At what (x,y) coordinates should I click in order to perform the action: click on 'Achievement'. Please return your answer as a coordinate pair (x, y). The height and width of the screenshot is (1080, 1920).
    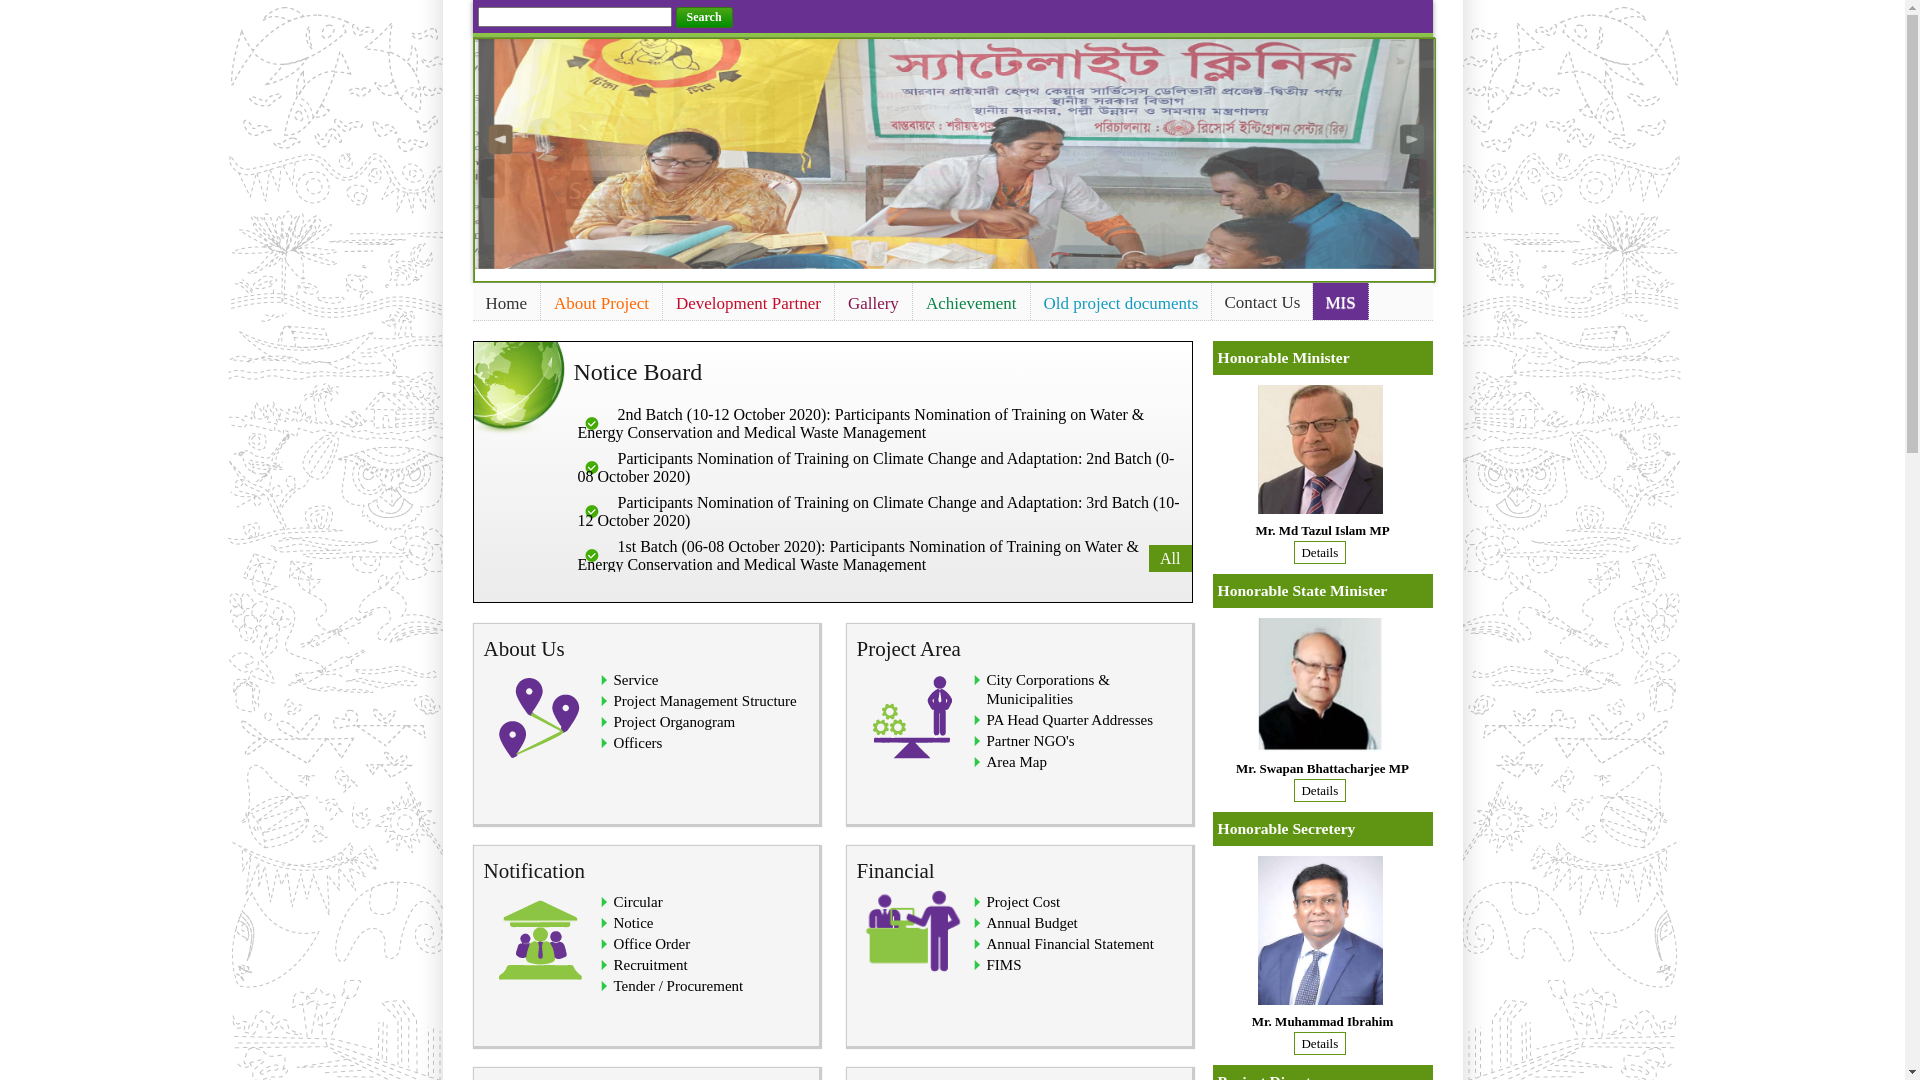
    Looking at the image, I should click on (971, 304).